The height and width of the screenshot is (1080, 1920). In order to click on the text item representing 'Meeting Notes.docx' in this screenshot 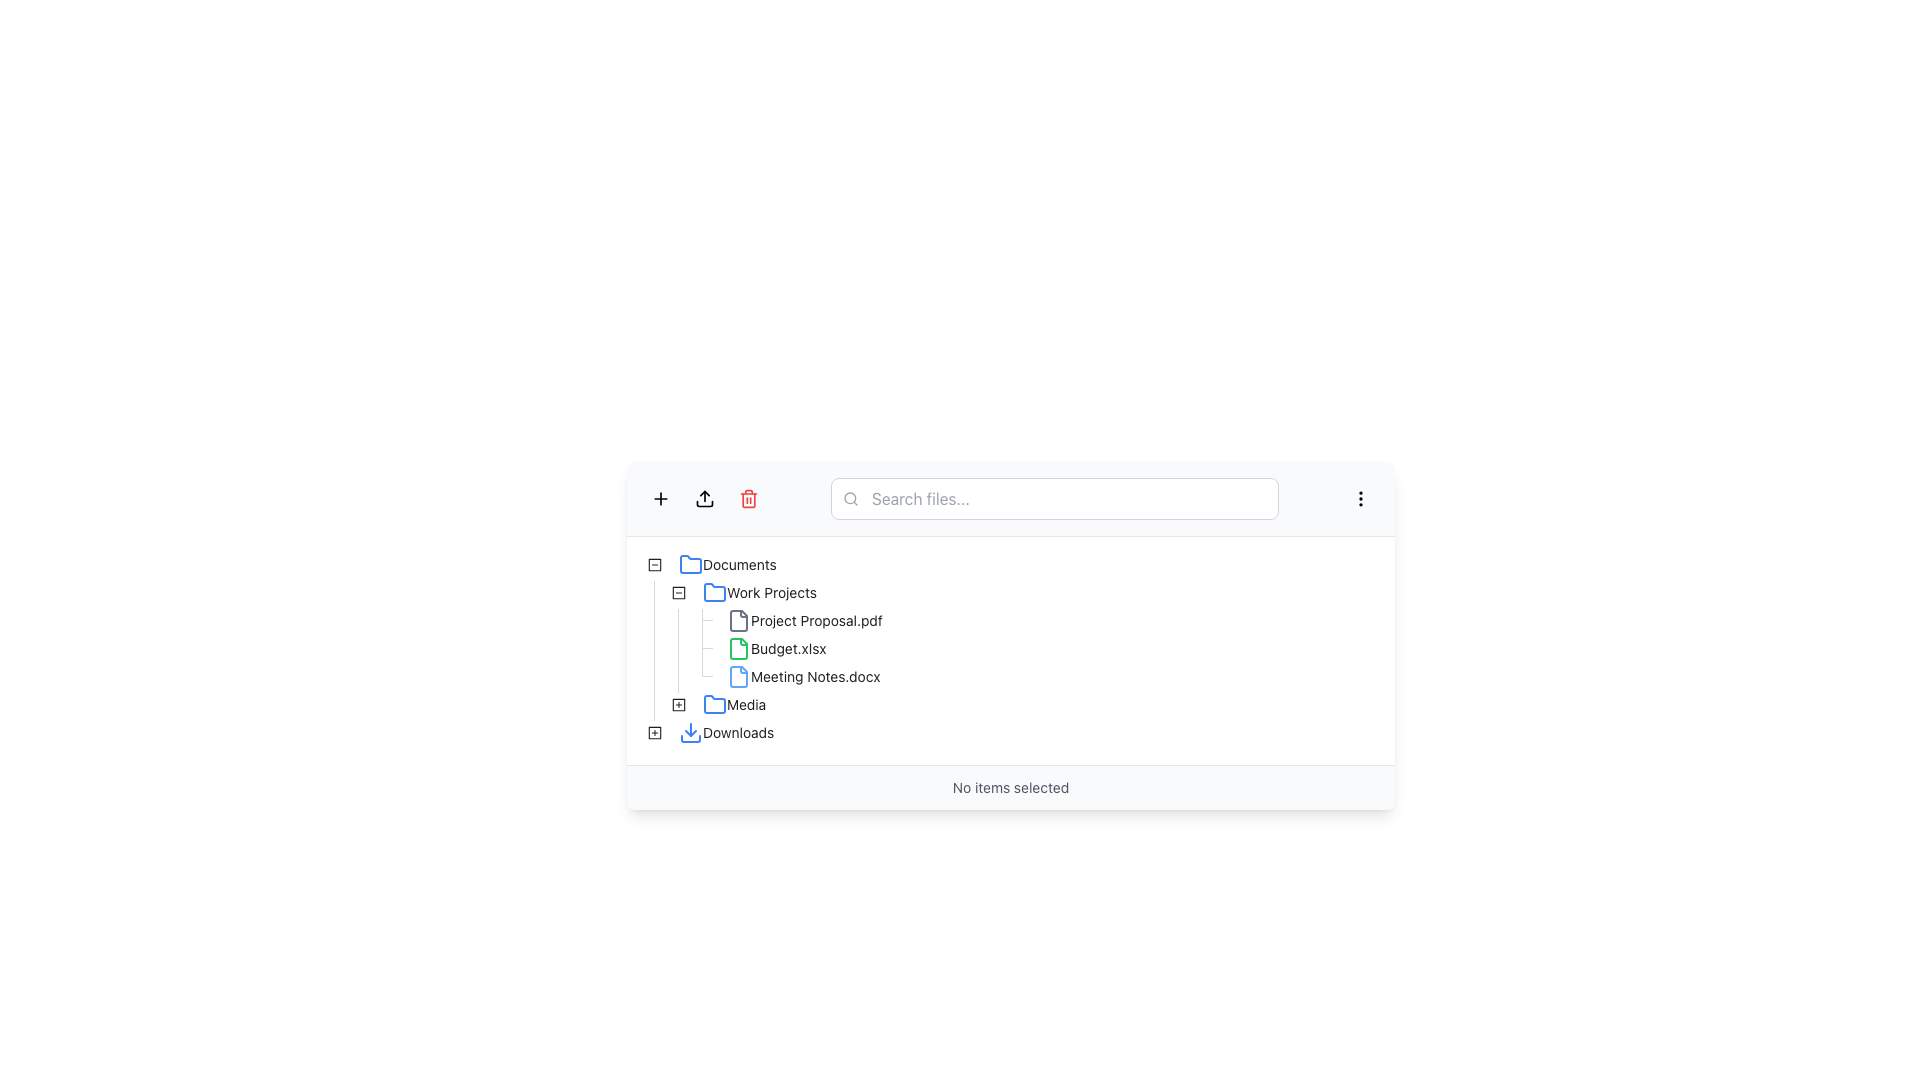, I will do `click(803, 676)`.